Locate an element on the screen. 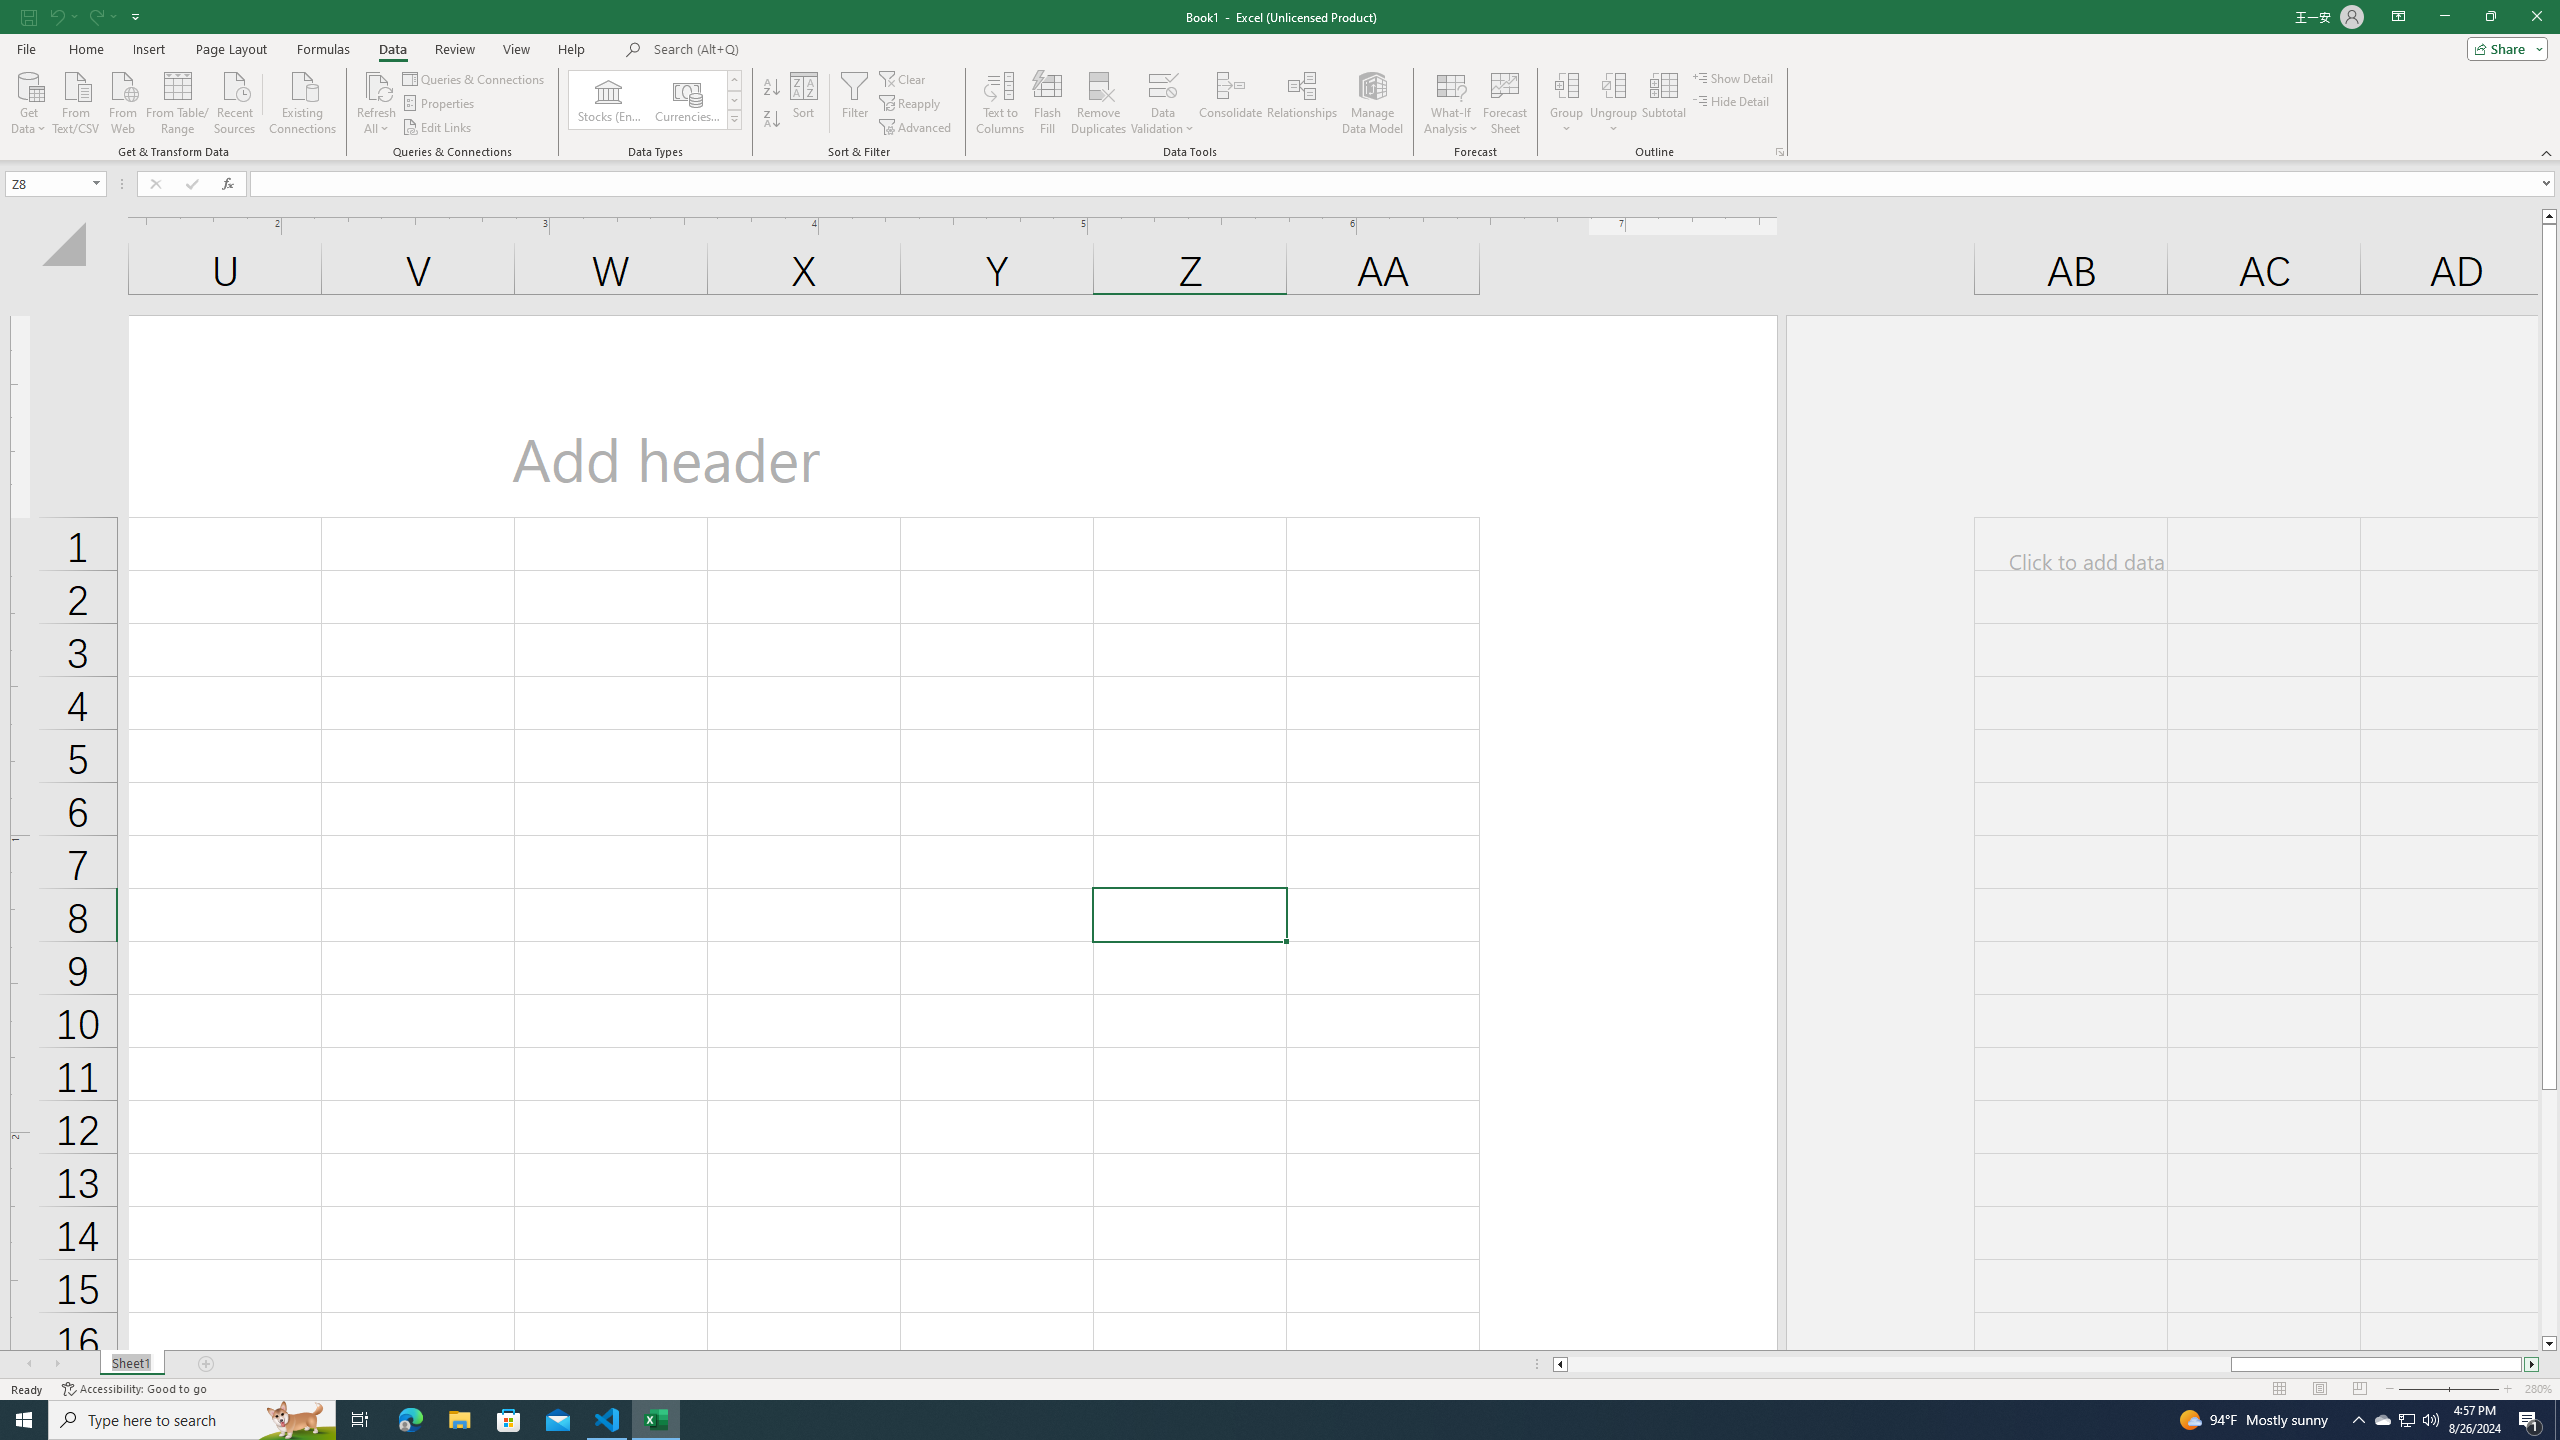 The height and width of the screenshot is (1440, 2560). 'Show Detail' is located at coordinates (1733, 77).